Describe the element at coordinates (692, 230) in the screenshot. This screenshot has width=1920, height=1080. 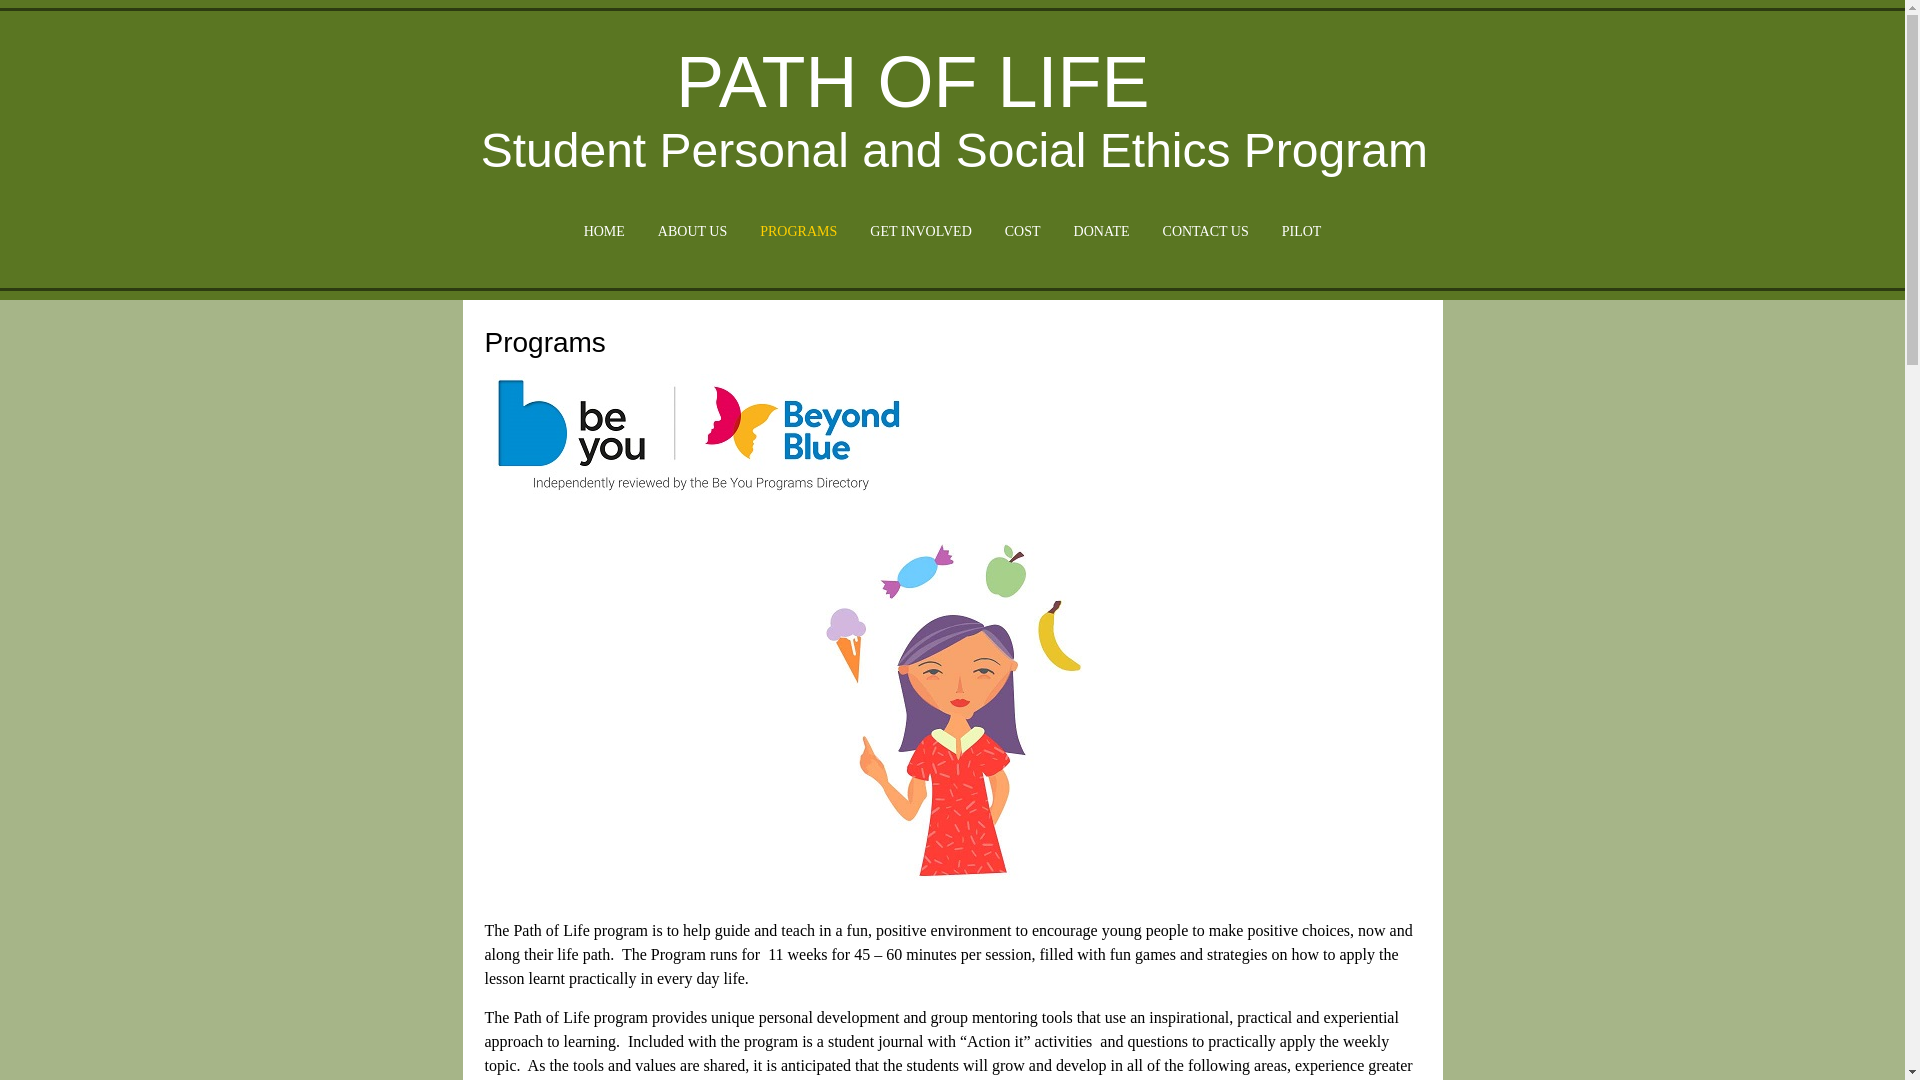
I see `'ABOUT US'` at that location.